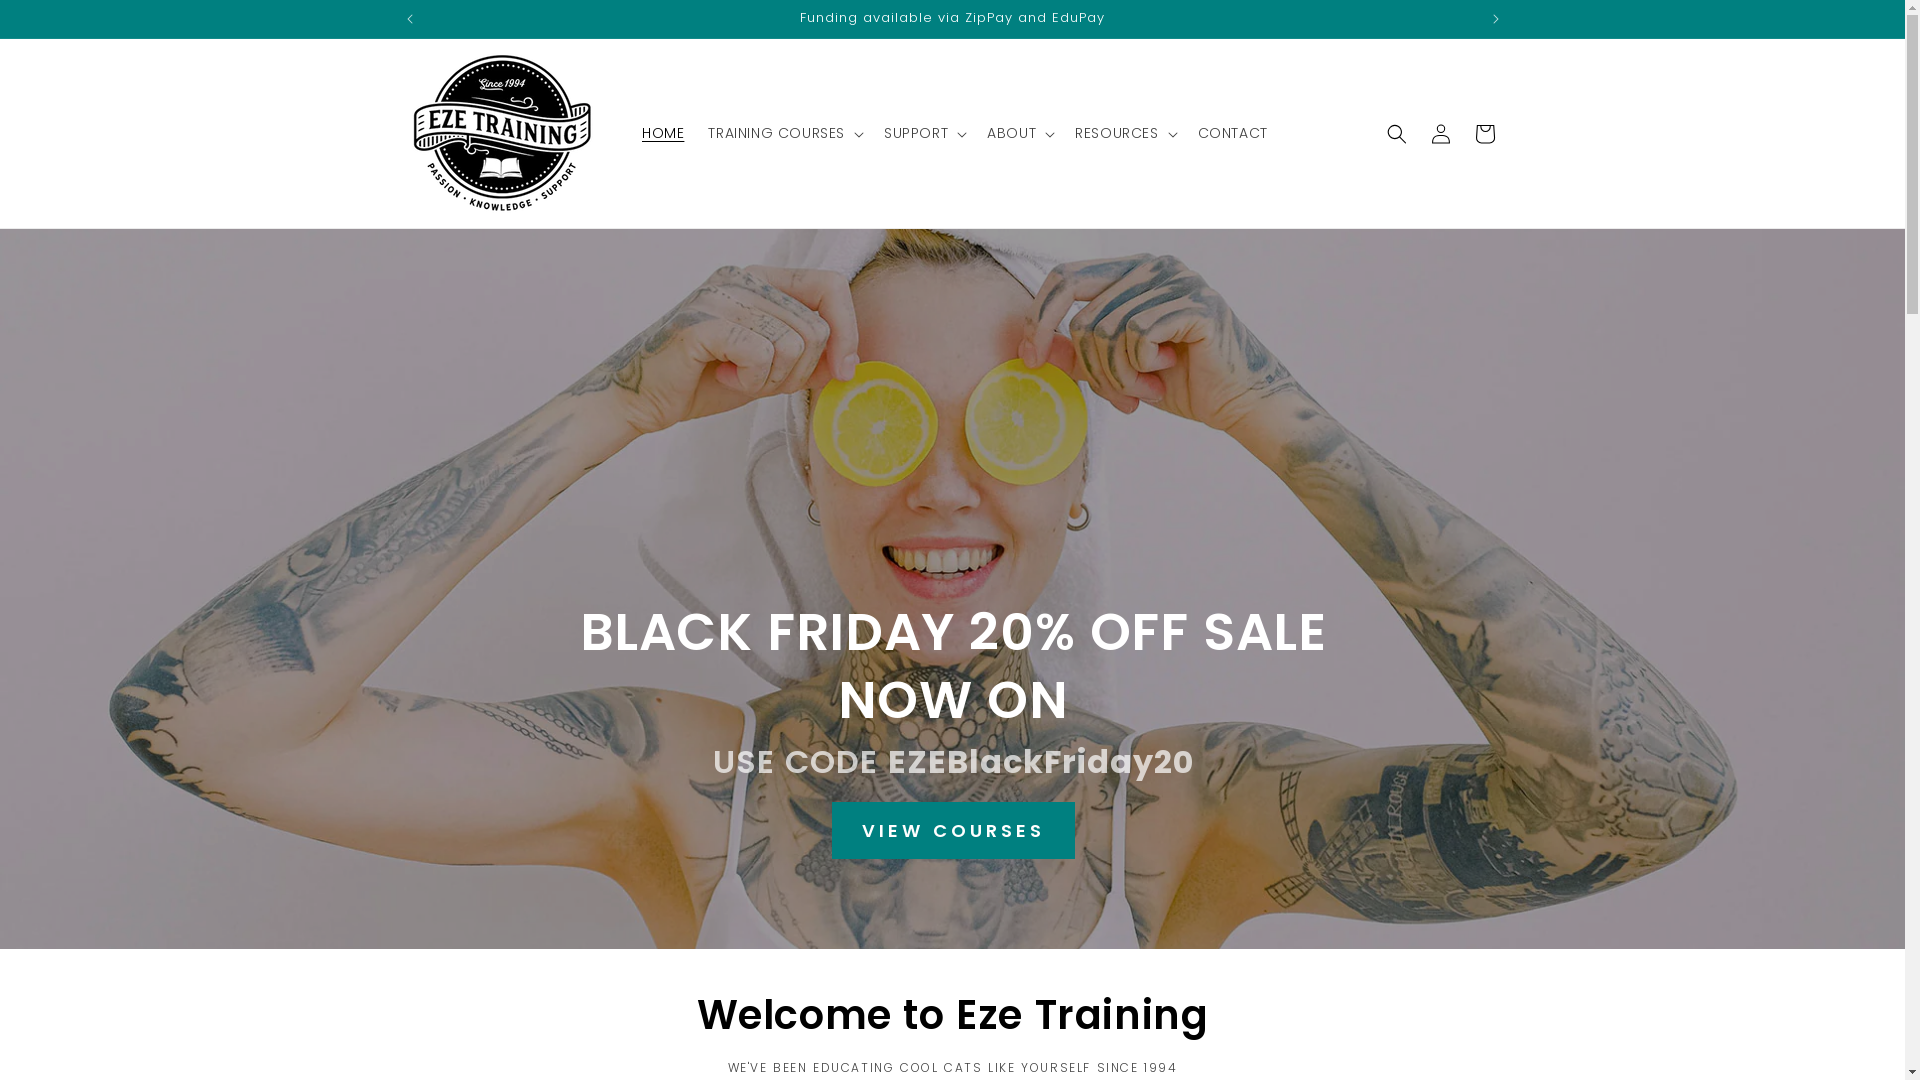  What do you see at coordinates (1232, 132) in the screenshot?
I see `'CONTACT'` at bounding box center [1232, 132].